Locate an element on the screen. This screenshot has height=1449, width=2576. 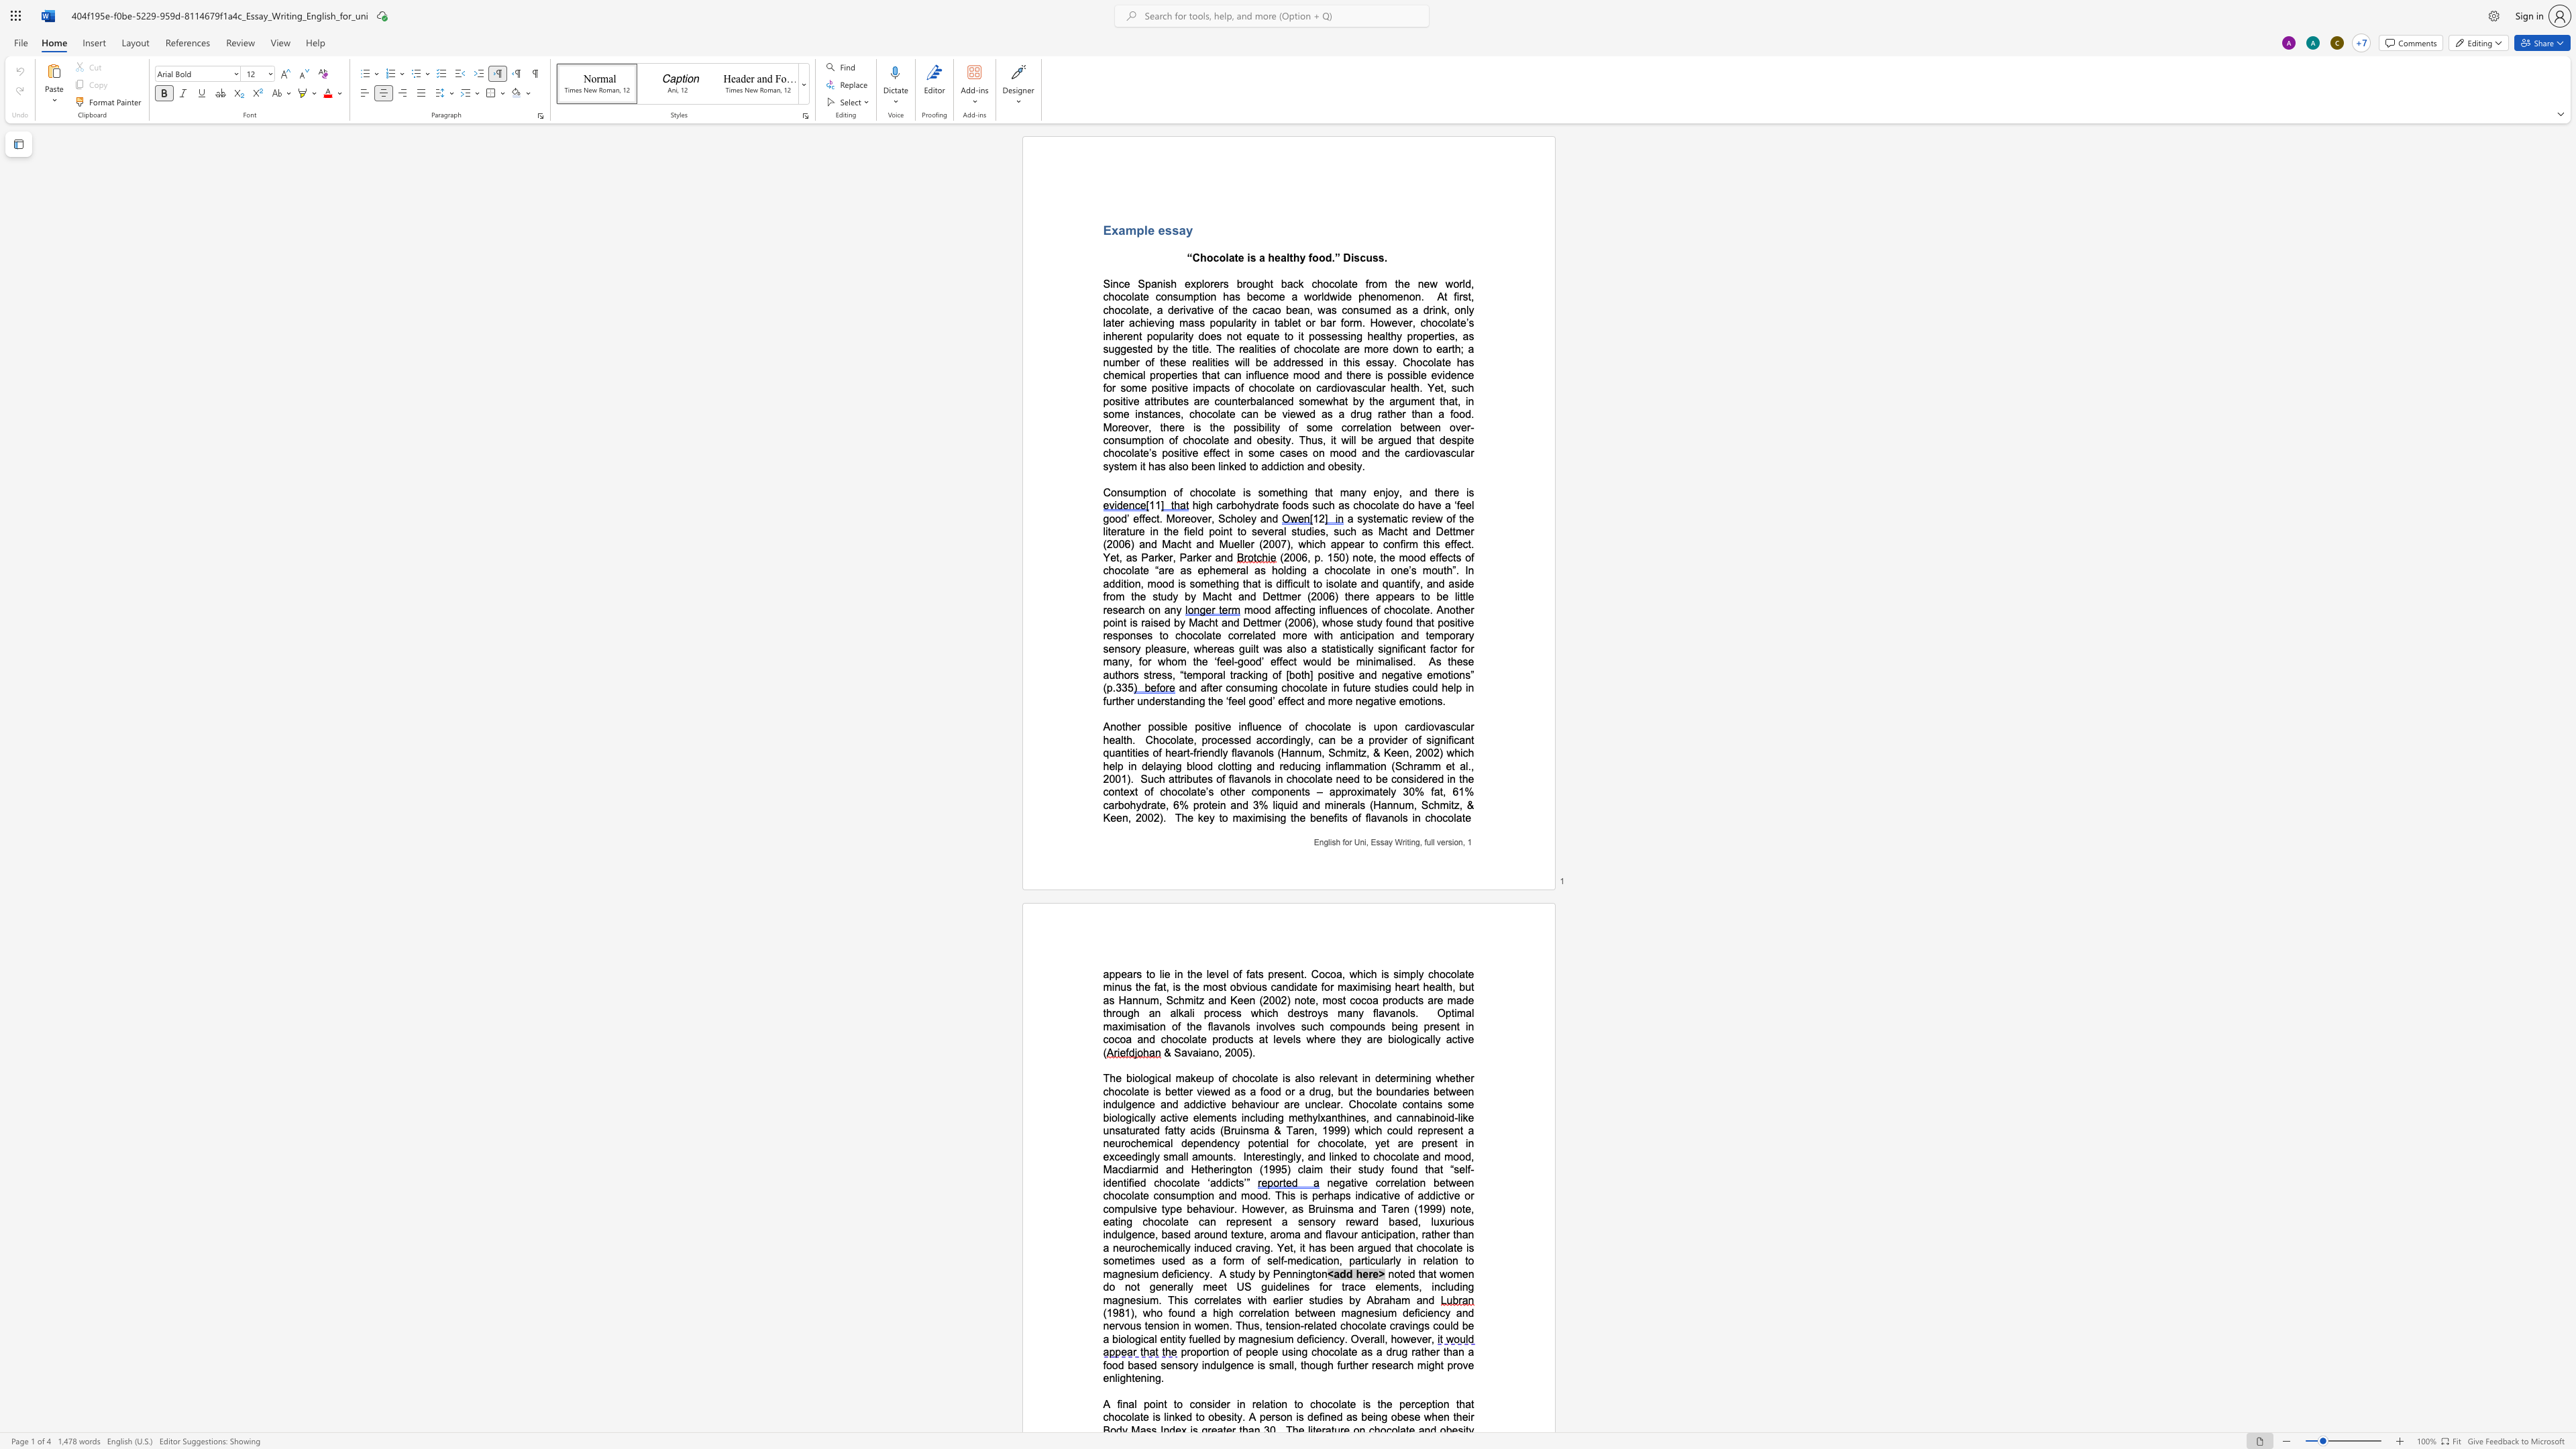
the space between the continuous character "r" and "t" in the text is located at coordinates (1180, 374).